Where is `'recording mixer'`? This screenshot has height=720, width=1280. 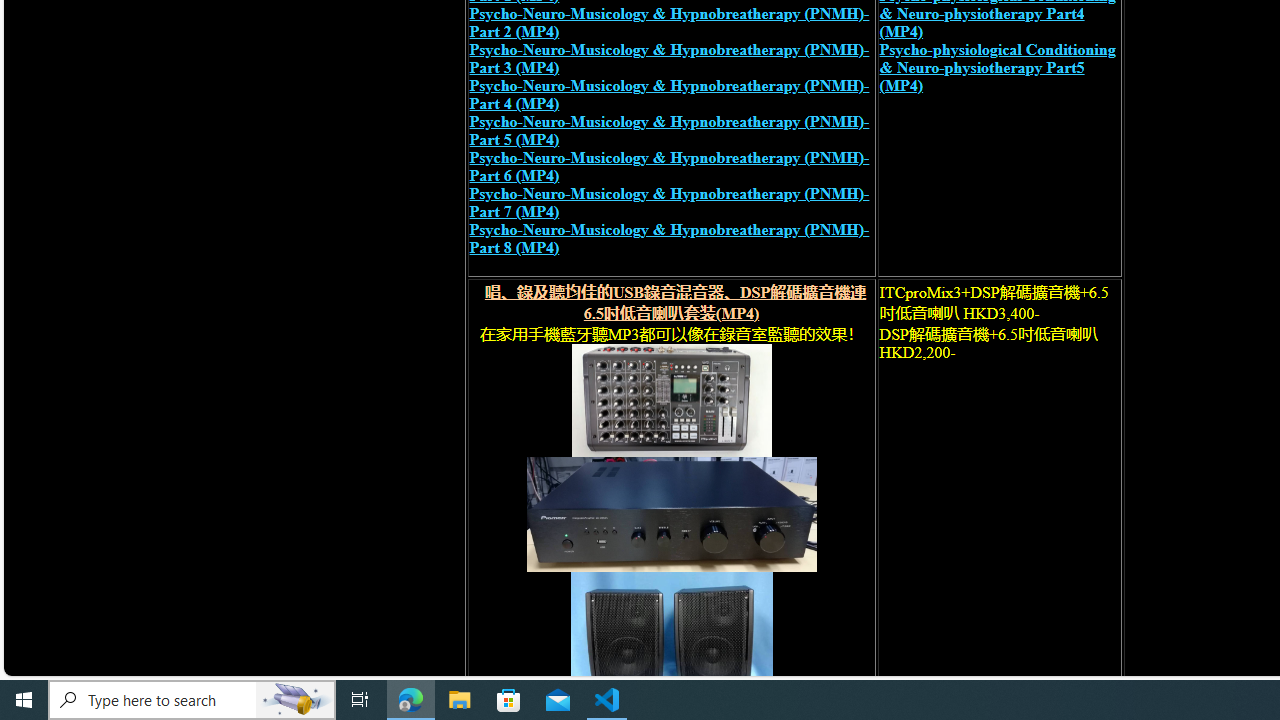
'recording mixer' is located at coordinates (671, 400).